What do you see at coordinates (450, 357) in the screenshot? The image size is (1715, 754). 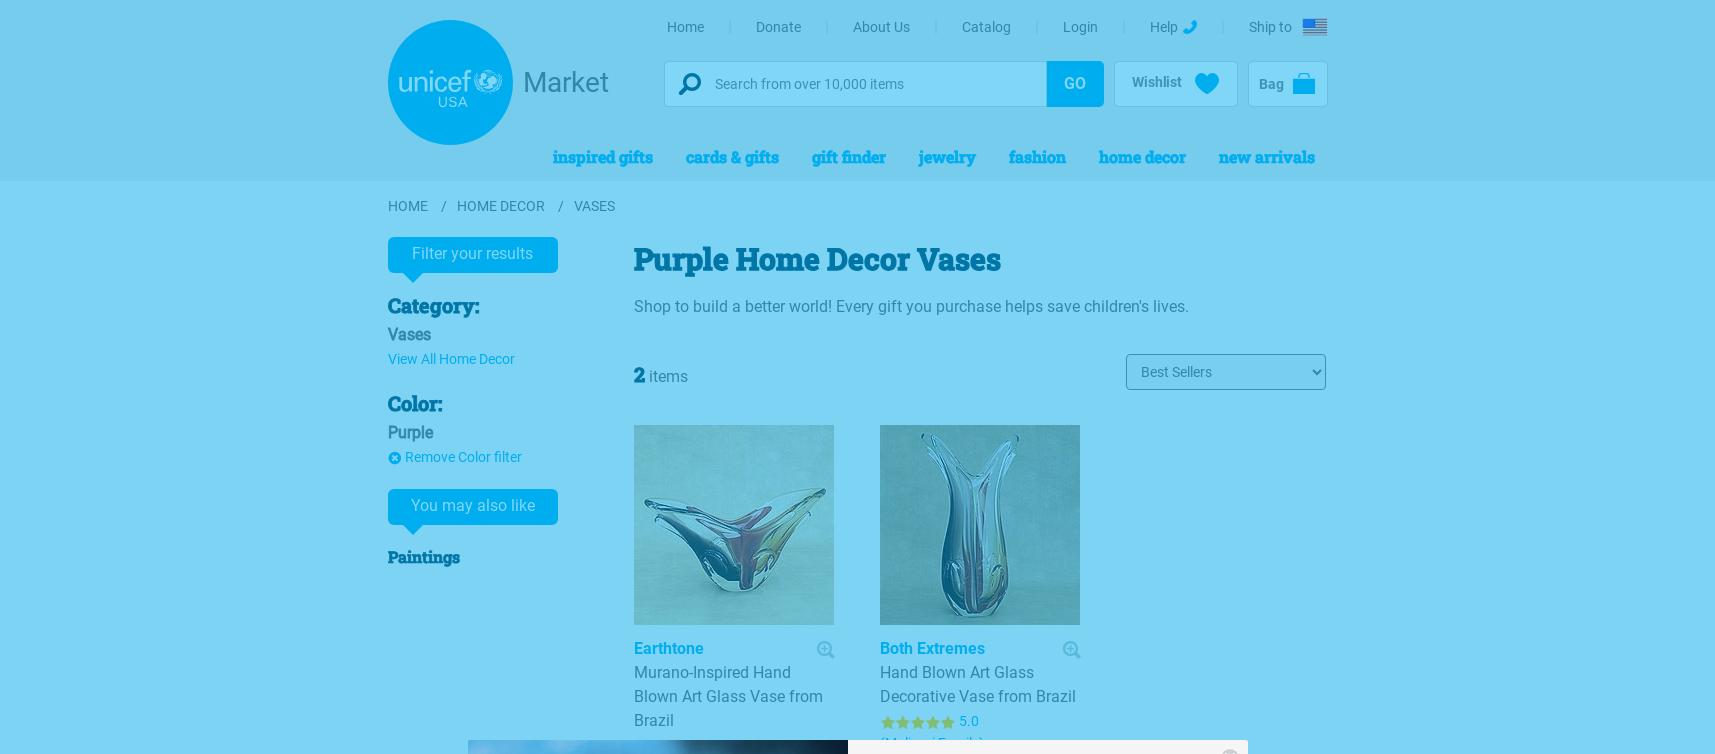 I see `'View All Home Decor'` at bounding box center [450, 357].